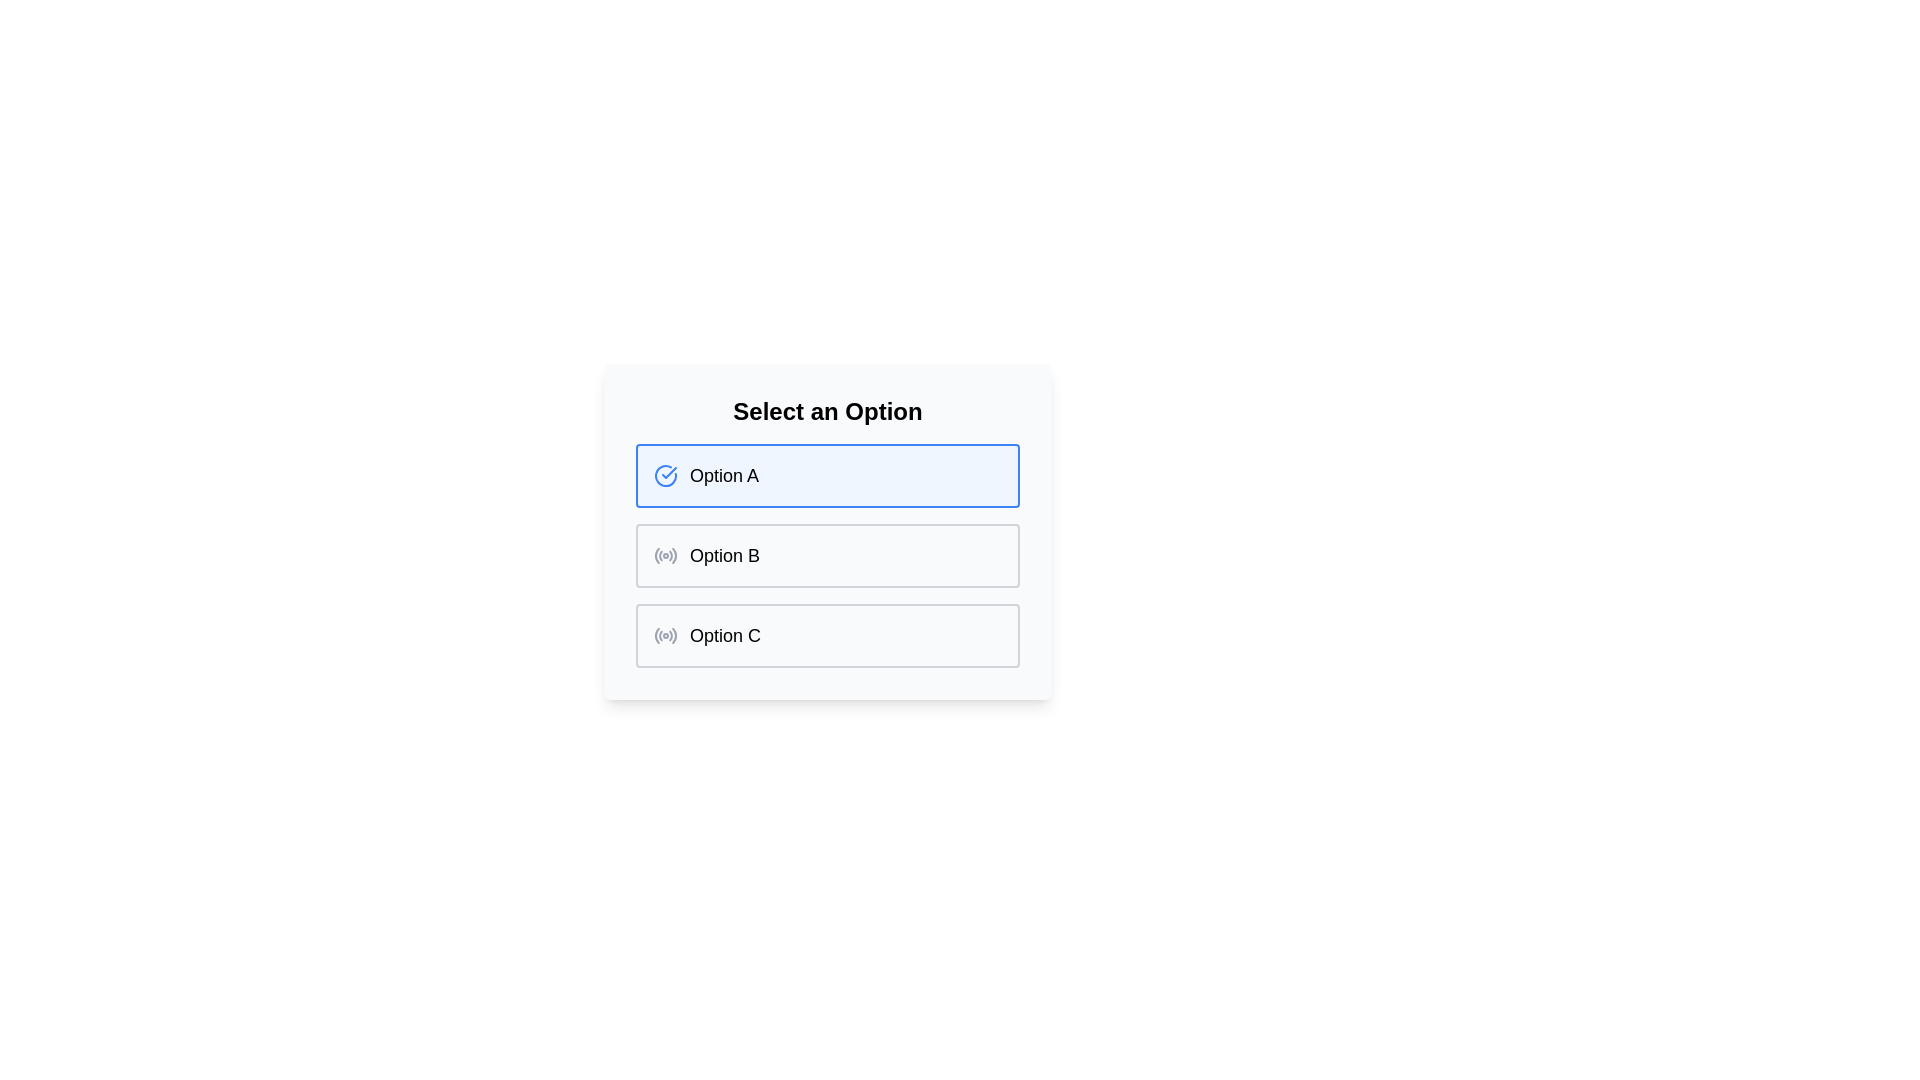  What do you see at coordinates (828, 555) in the screenshot?
I see `the 'Option B' radio button` at bounding box center [828, 555].